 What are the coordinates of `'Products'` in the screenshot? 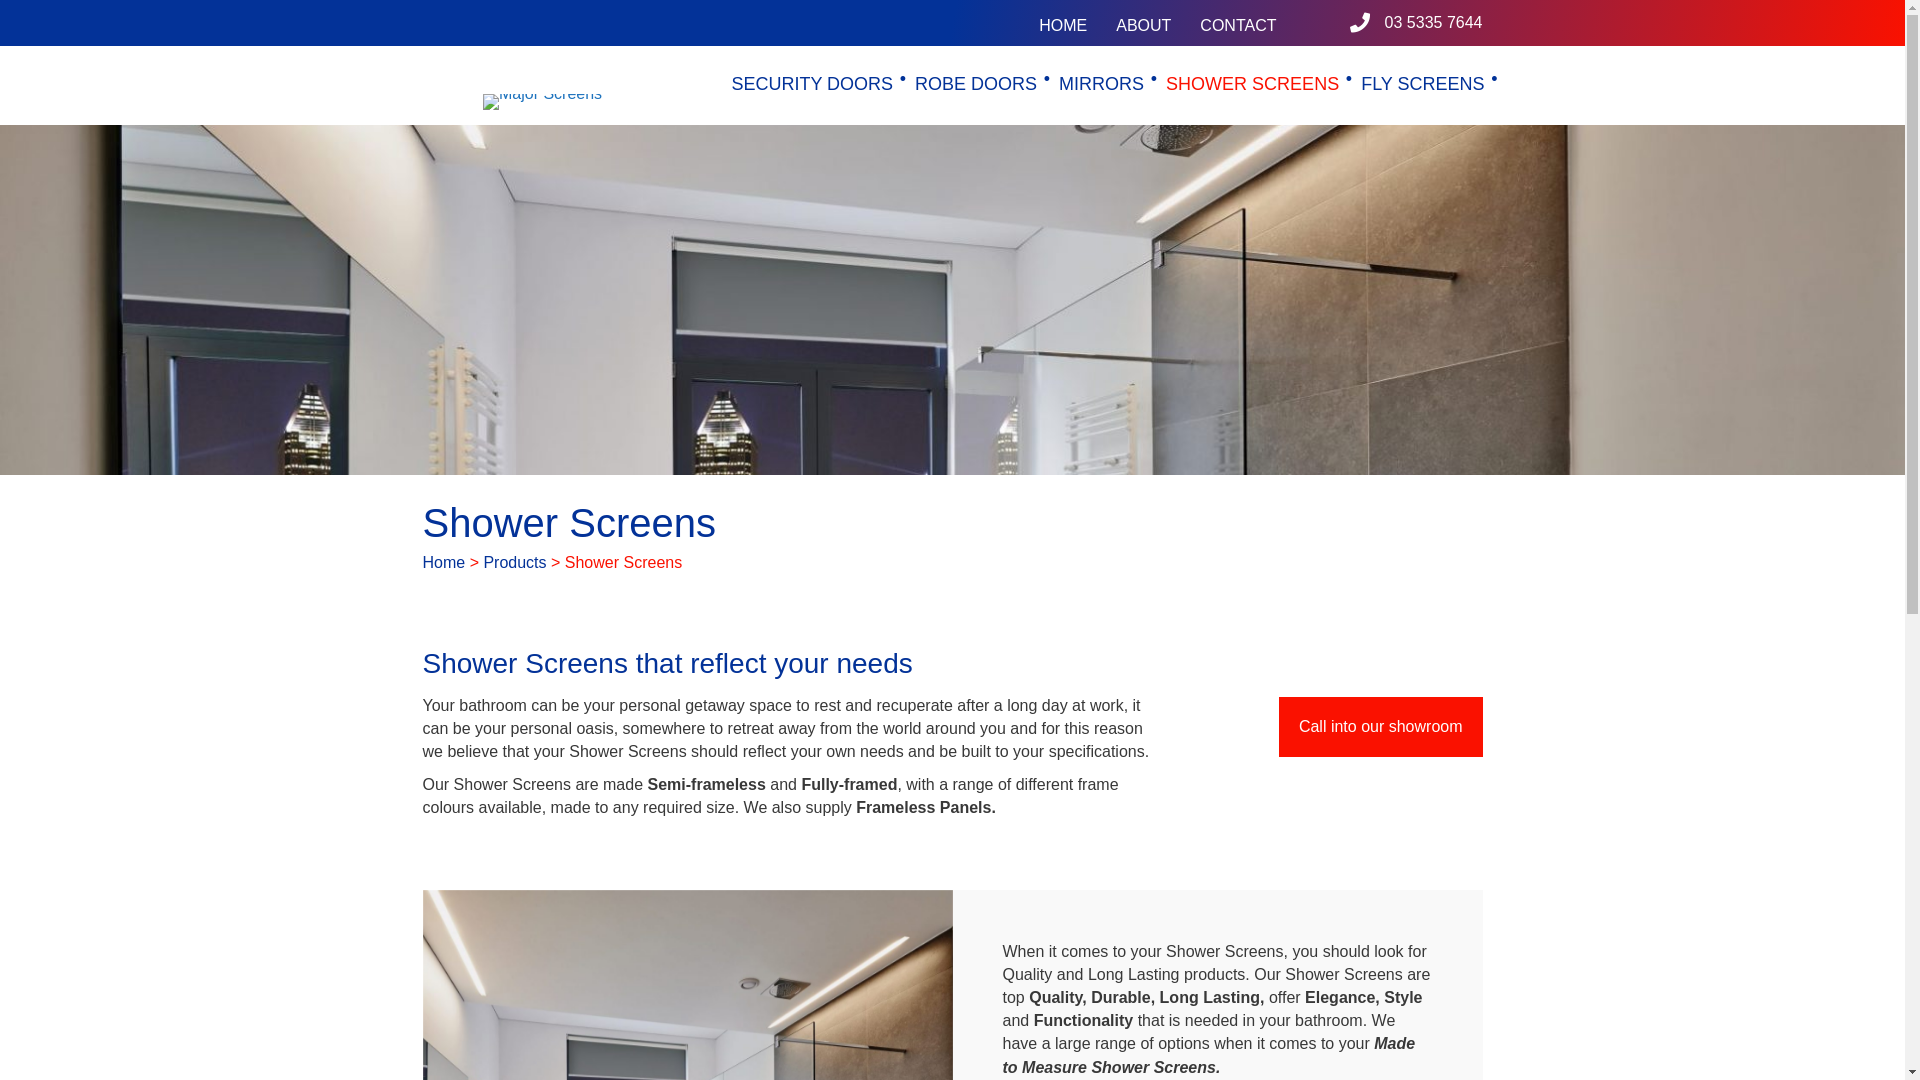 It's located at (483, 562).